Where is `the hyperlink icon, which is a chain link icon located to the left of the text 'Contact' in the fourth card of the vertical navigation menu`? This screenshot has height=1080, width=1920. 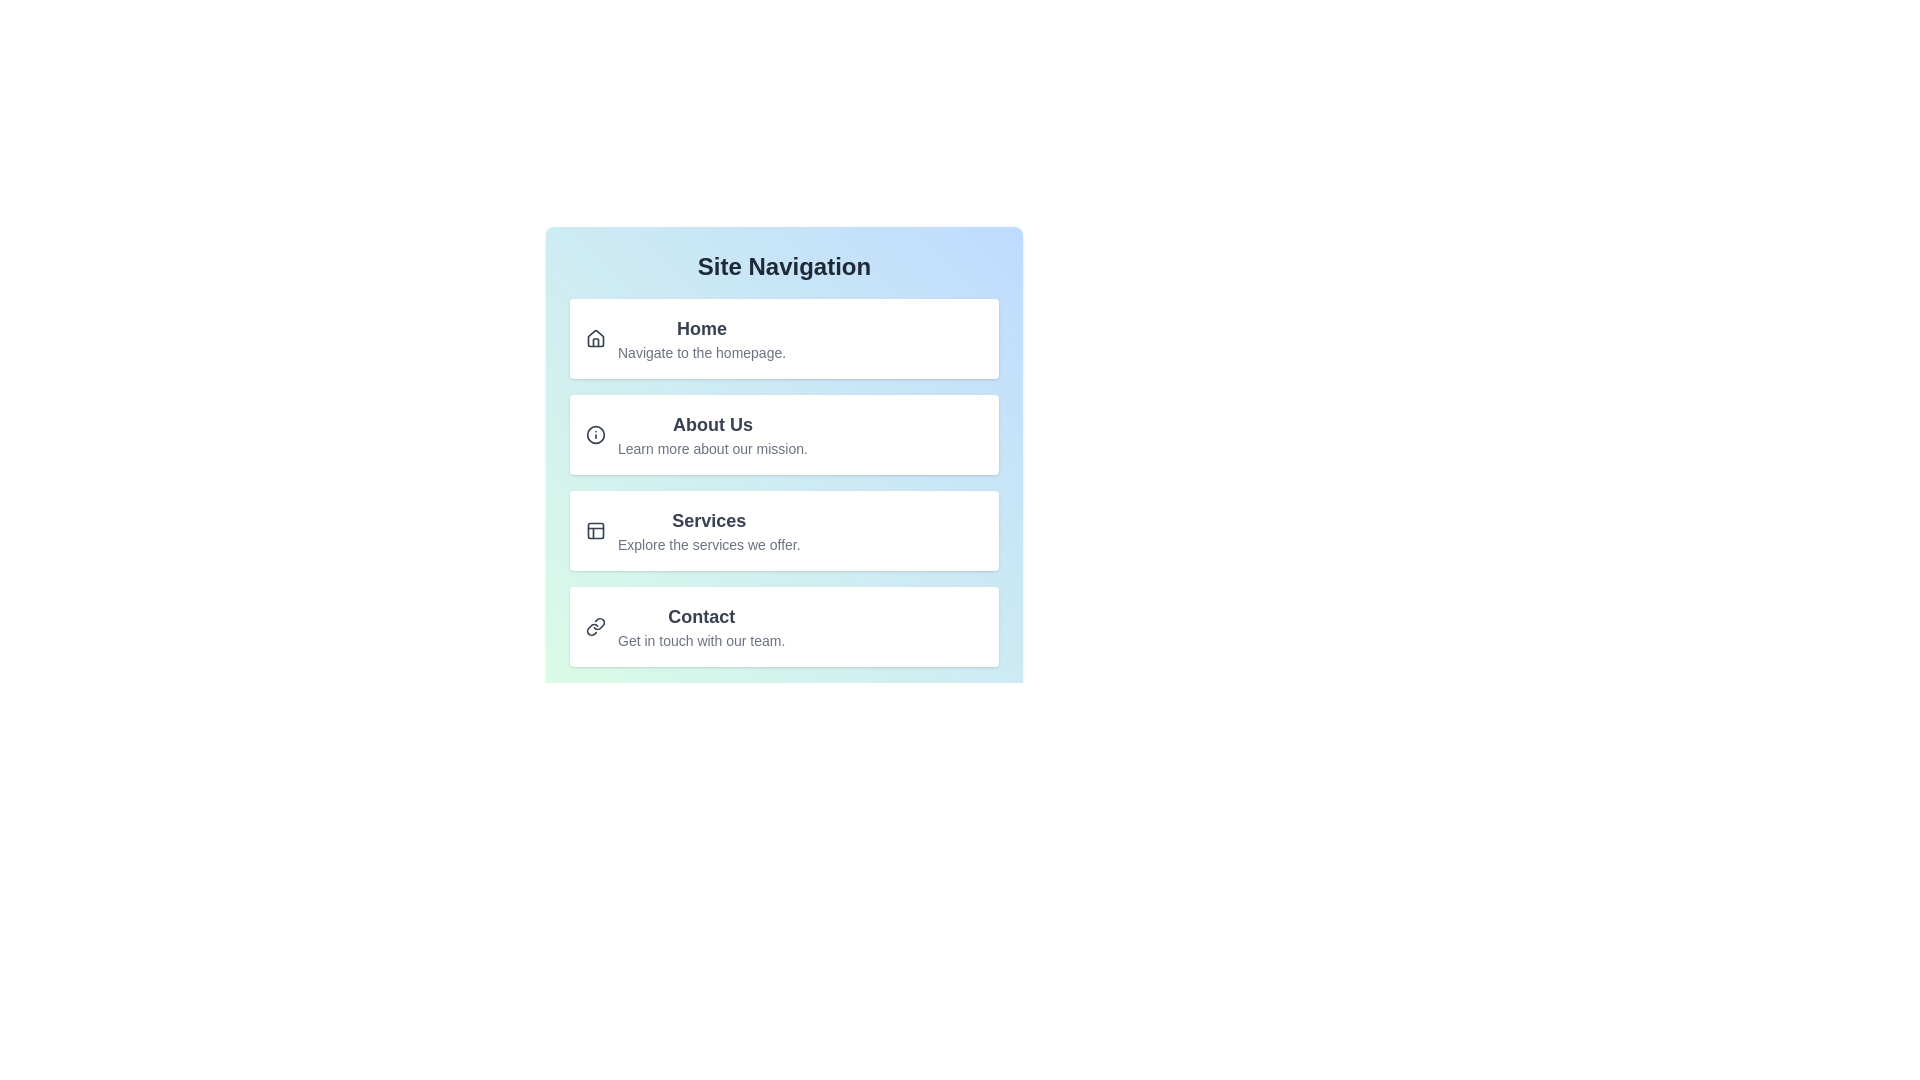
the hyperlink icon, which is a chain link icon located to the left of the text 'Contact' in the fourth card of the vertical navigation menu is located at coordinates (594, 626).